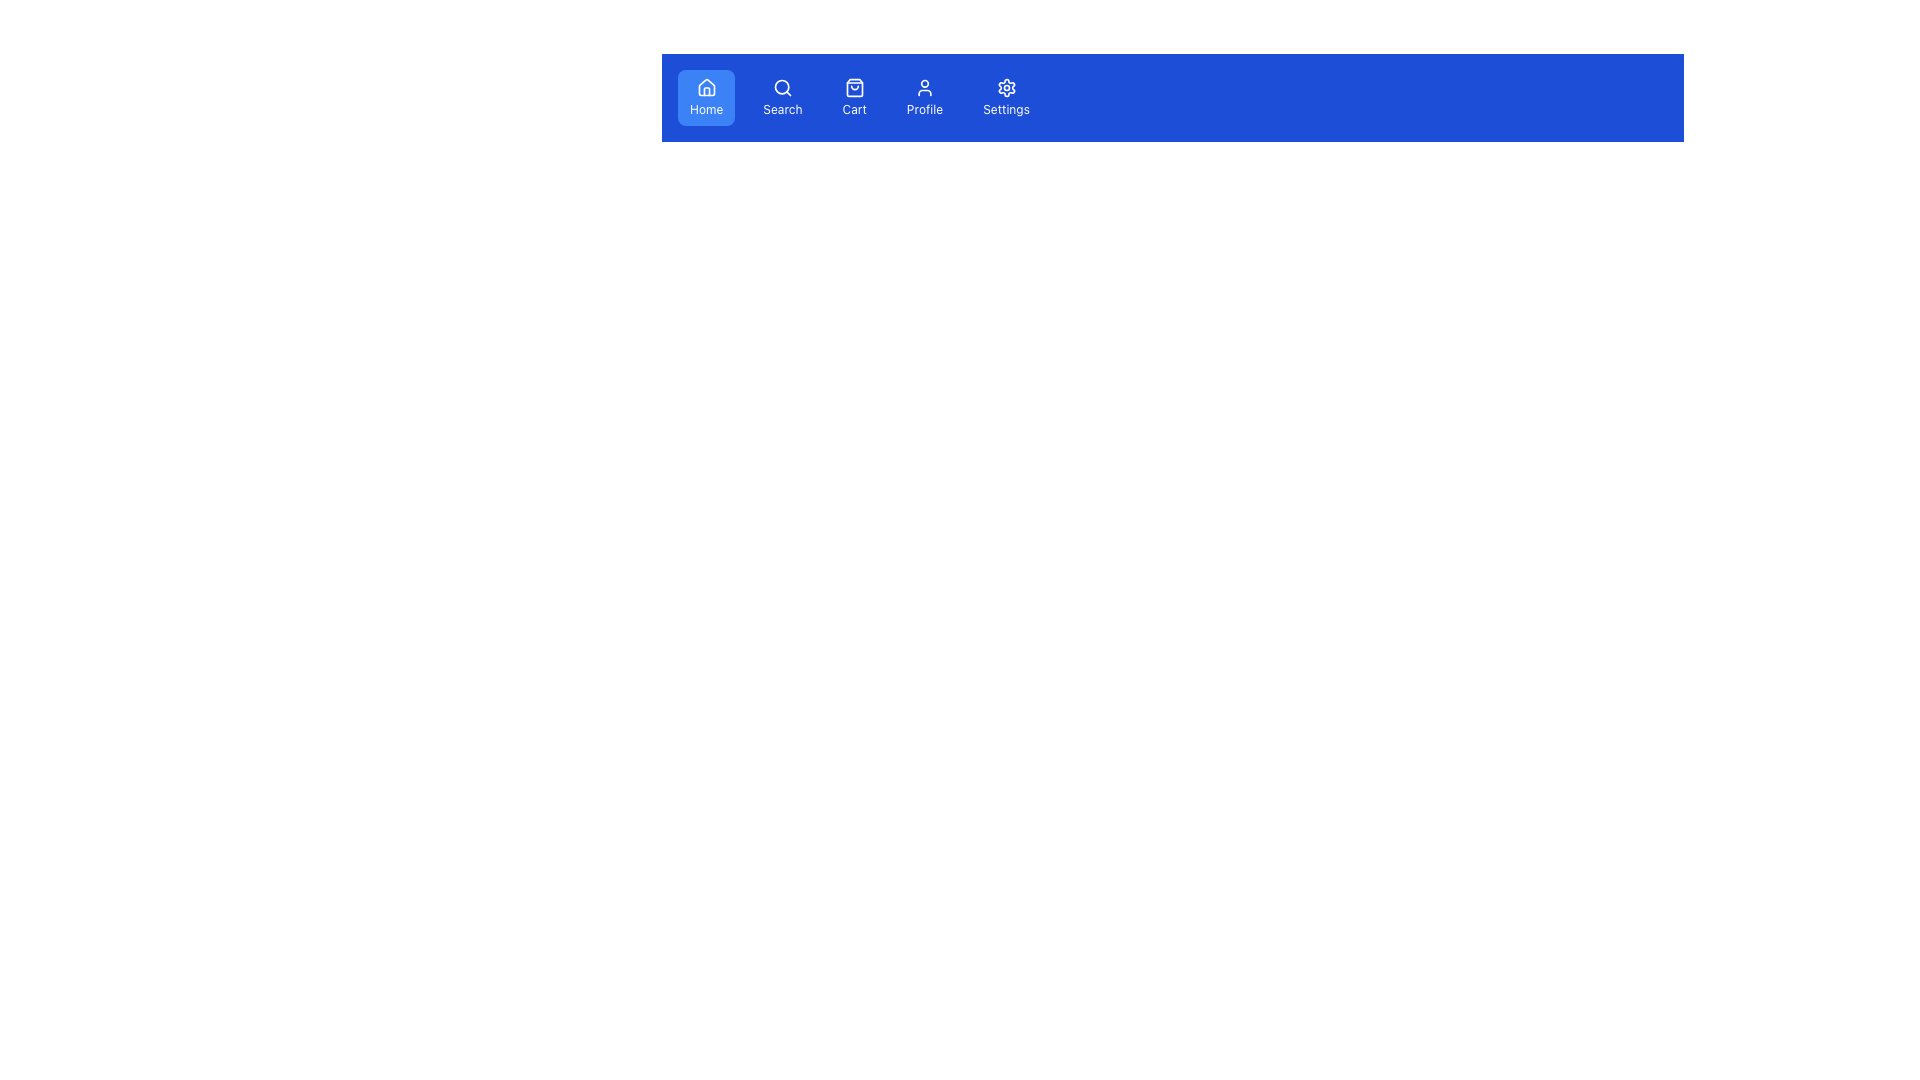  Describe the element at coordinates (706, 110) in the screenshot. I see `the 'Home' text label located within the first button of the horizontal navigation menu, which indicates the purpose of the associated button` at that location.